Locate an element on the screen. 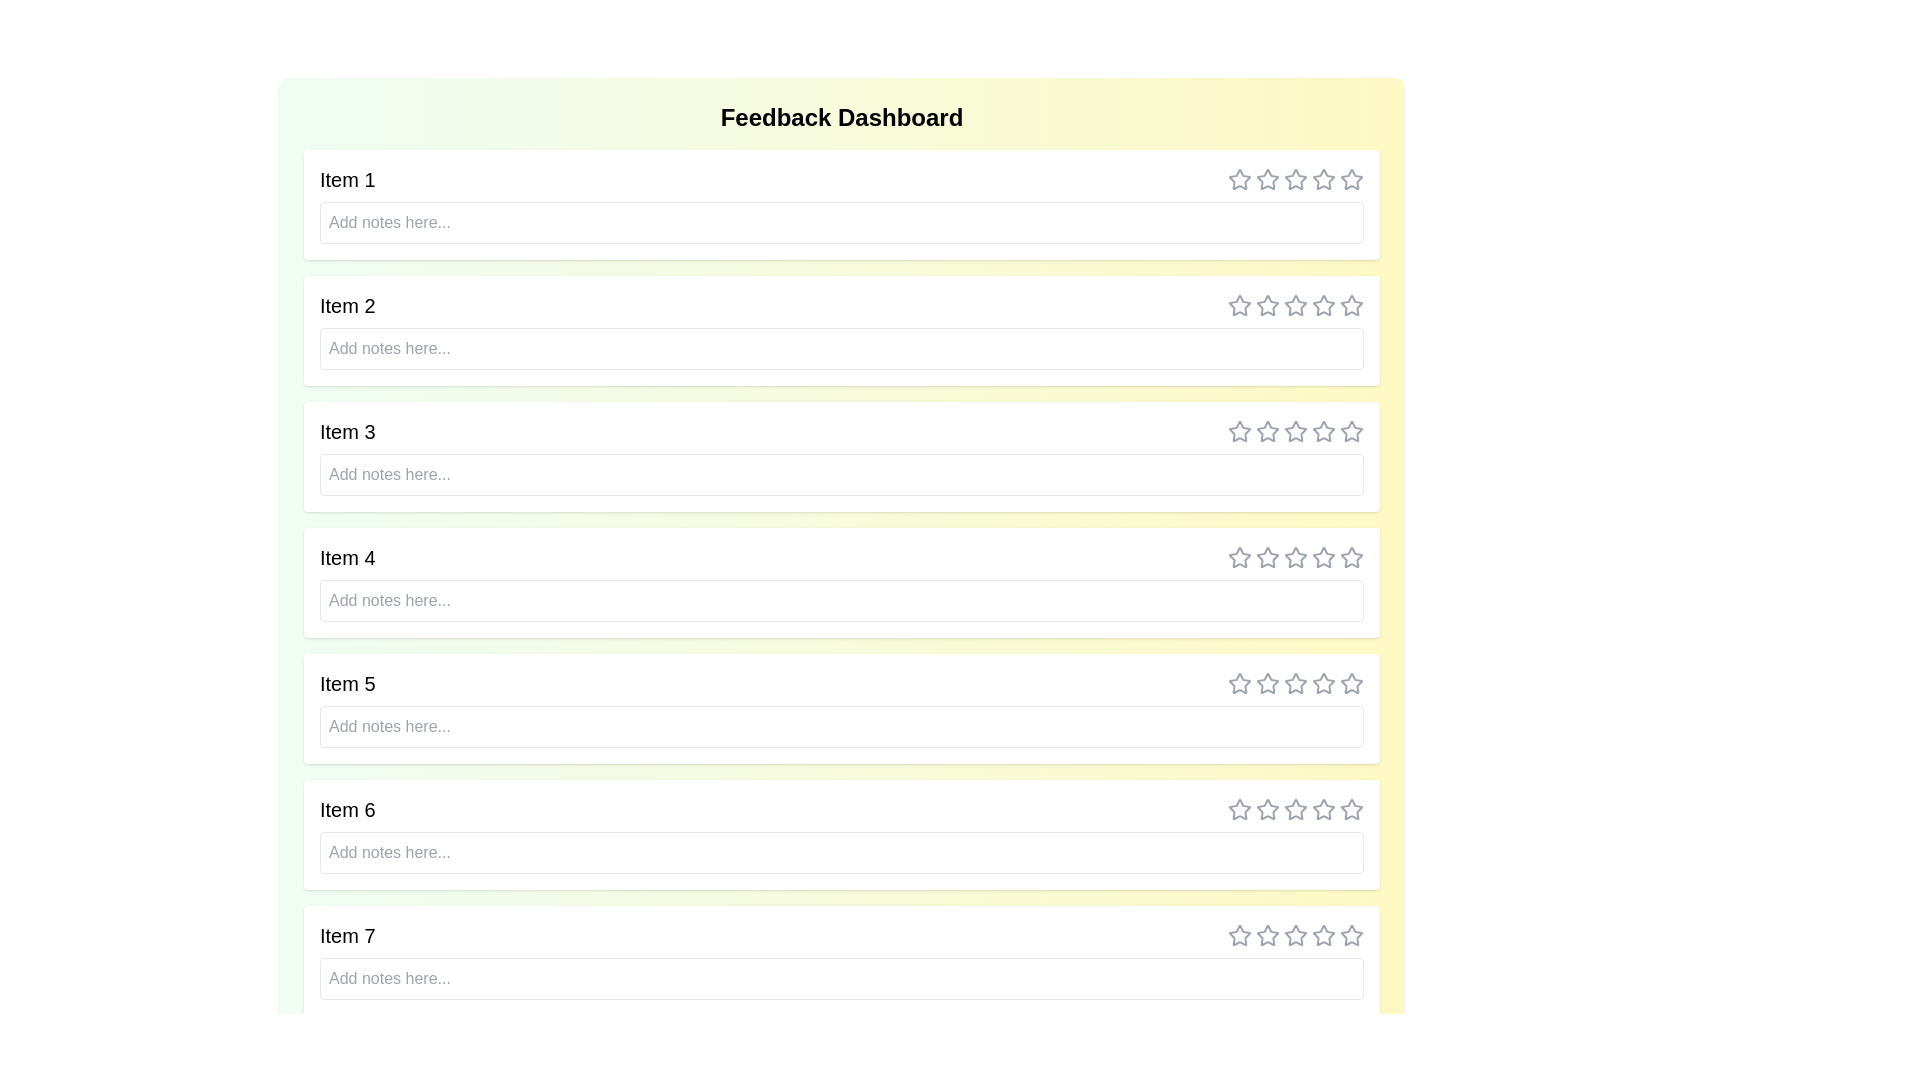 This screenshot has height=1080, width=1920. the rating for an item to 2 stars is located at coordinates (1266, 180).